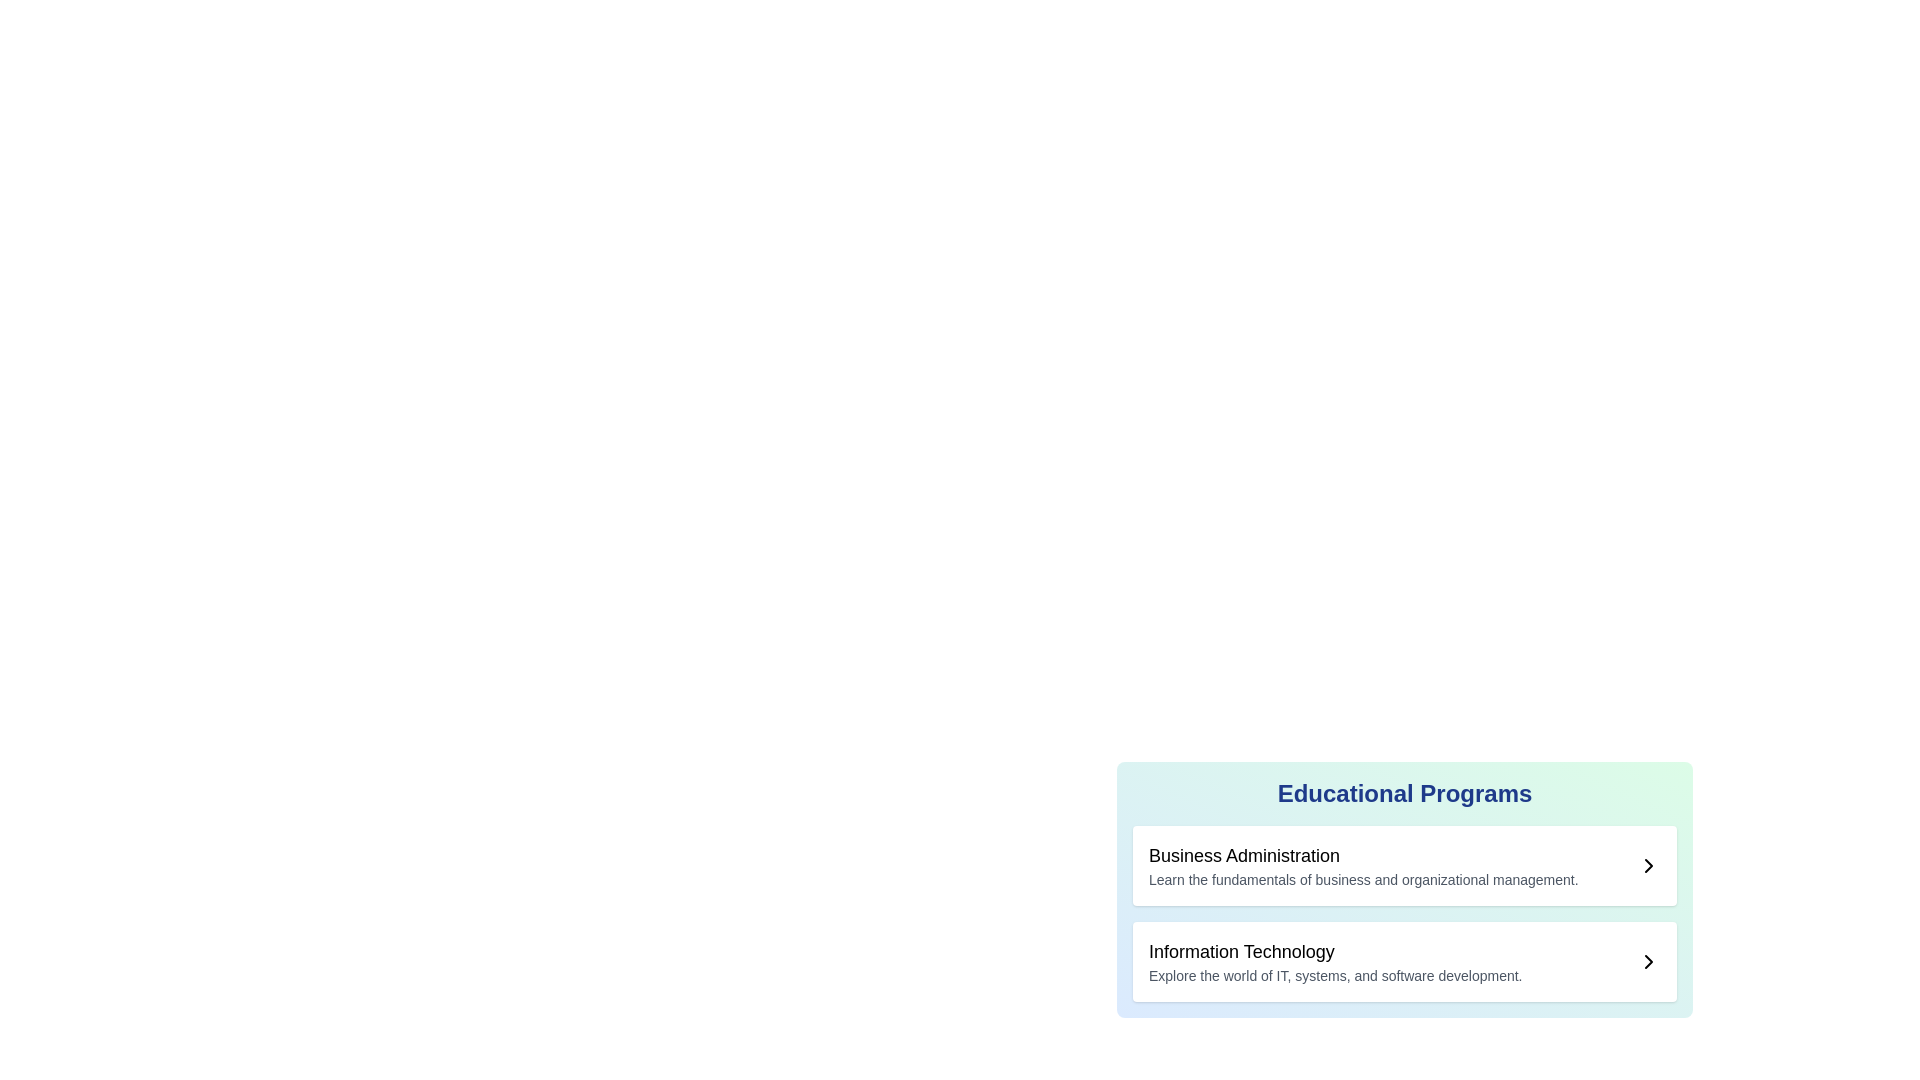 Image resolution: width=1920 pixels, height=1080 pixels. What do you see at coordinates (1404, 960) in the screenshot?
I see `the second navigation link under the 'Educational Programs' heading` at bounding box center [1404, 960].